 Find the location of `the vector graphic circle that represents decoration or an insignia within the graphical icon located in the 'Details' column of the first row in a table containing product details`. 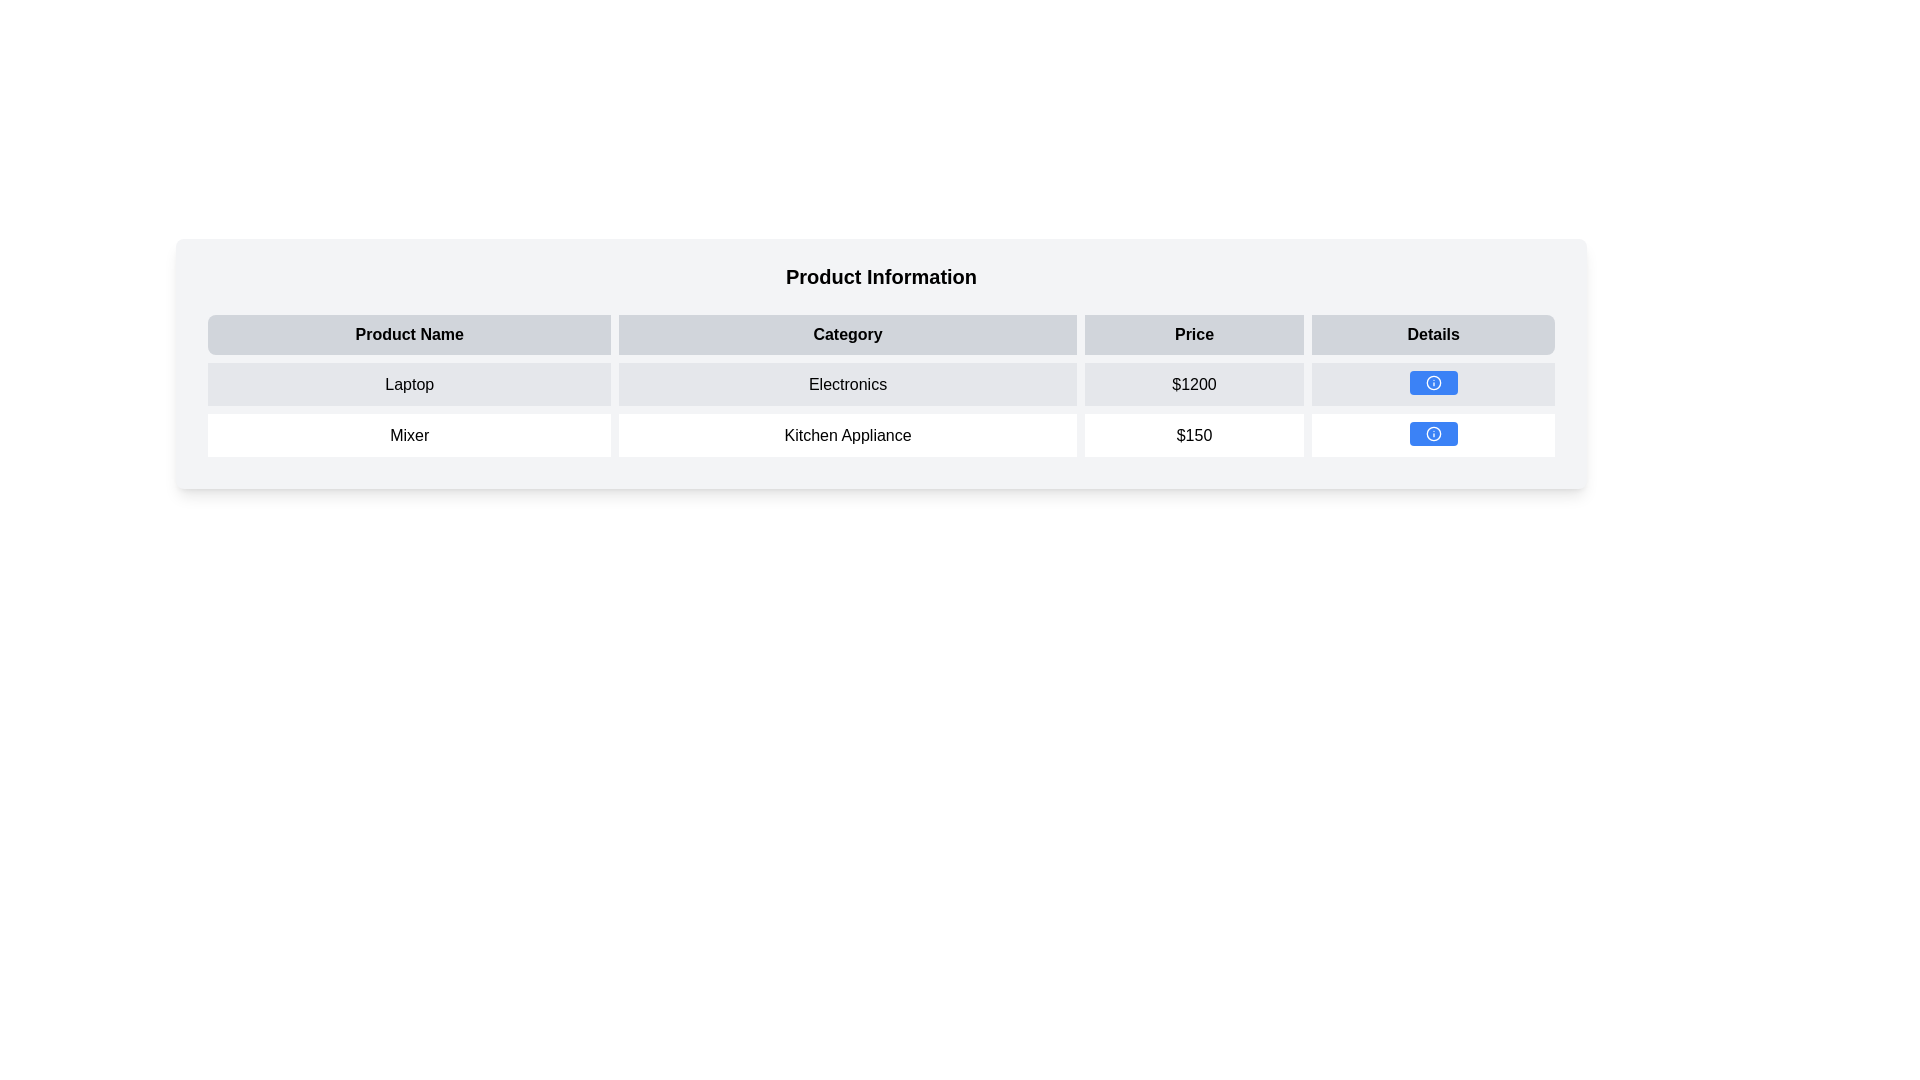

the vector graphic circle that represents decoration or an insignia within the graphical icon located in the 'Details' column of the first row in a table containing product details is located at coordinates (1432, 433).